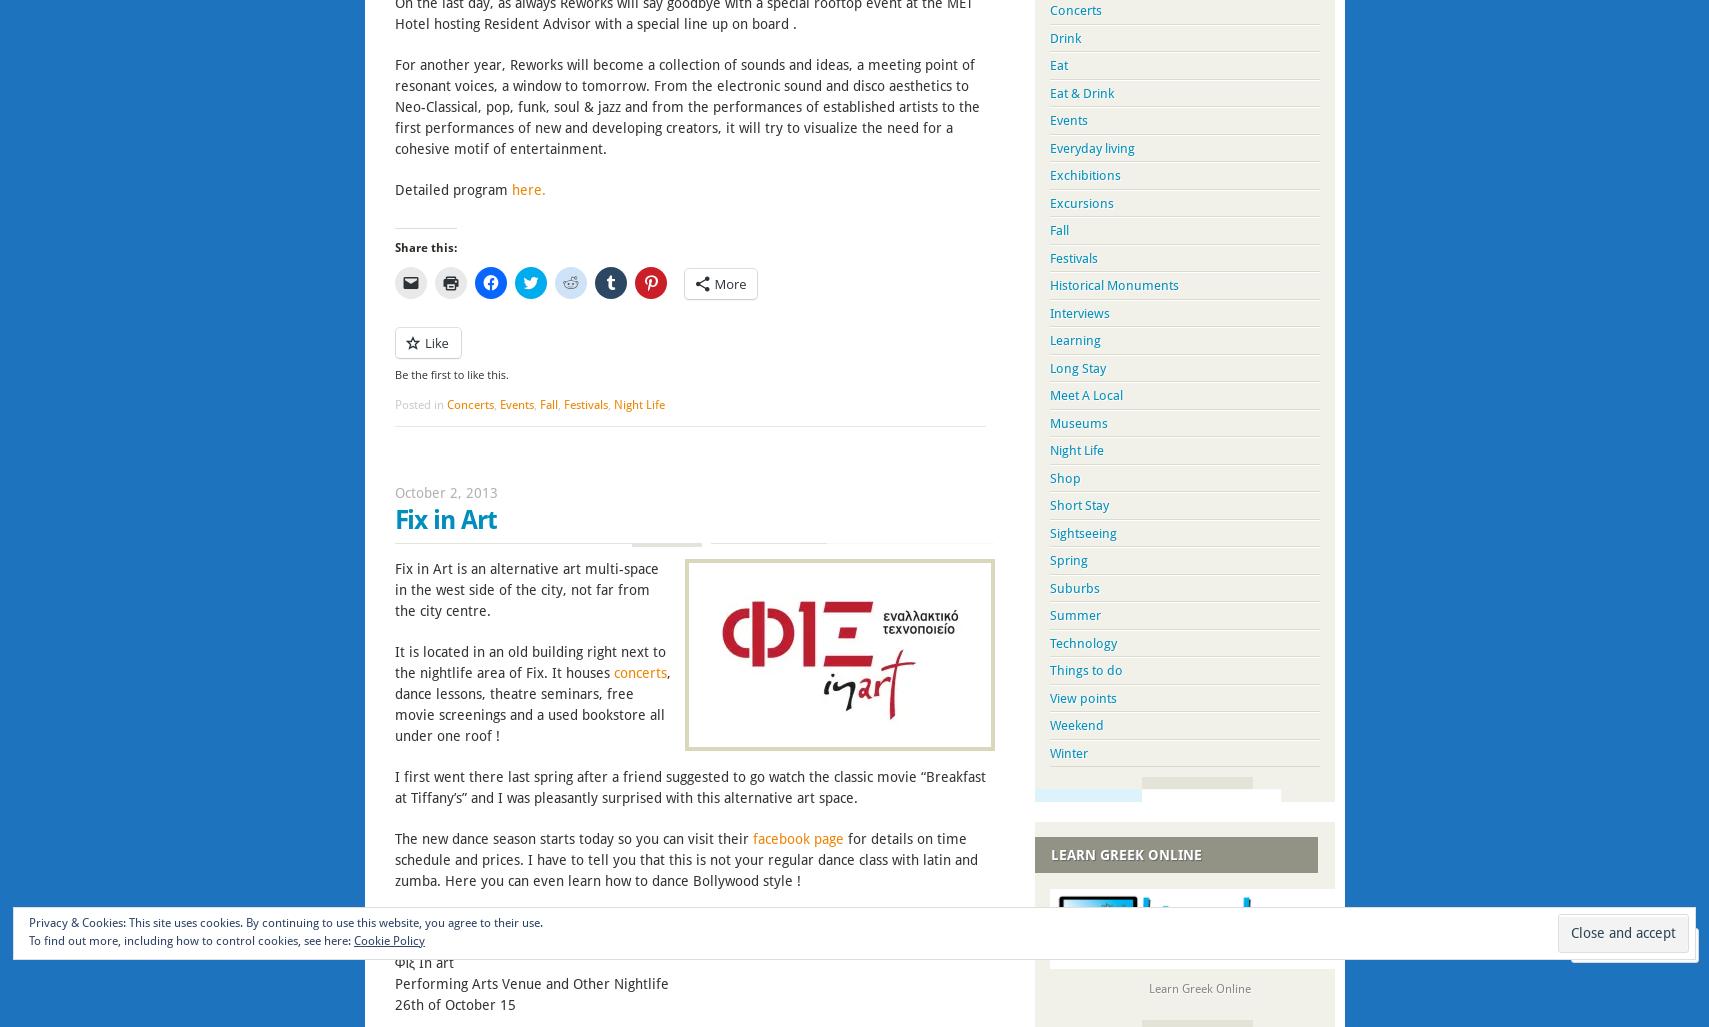  Describe the element at coordinates (685, 104) in the screenshot. I see `'For another year, Reworks will become a collection of sounds and ideas, a meeting point of resonant voices, a window to tomorrow. From the electronic sound and disco aesthetics to Neo-Classical, pop, funk, soul & jazz and from the performances of established artists to the first performances of new and developing creators, it will try to visualize the need for a cohesive motif of entertainment.'` at that location.